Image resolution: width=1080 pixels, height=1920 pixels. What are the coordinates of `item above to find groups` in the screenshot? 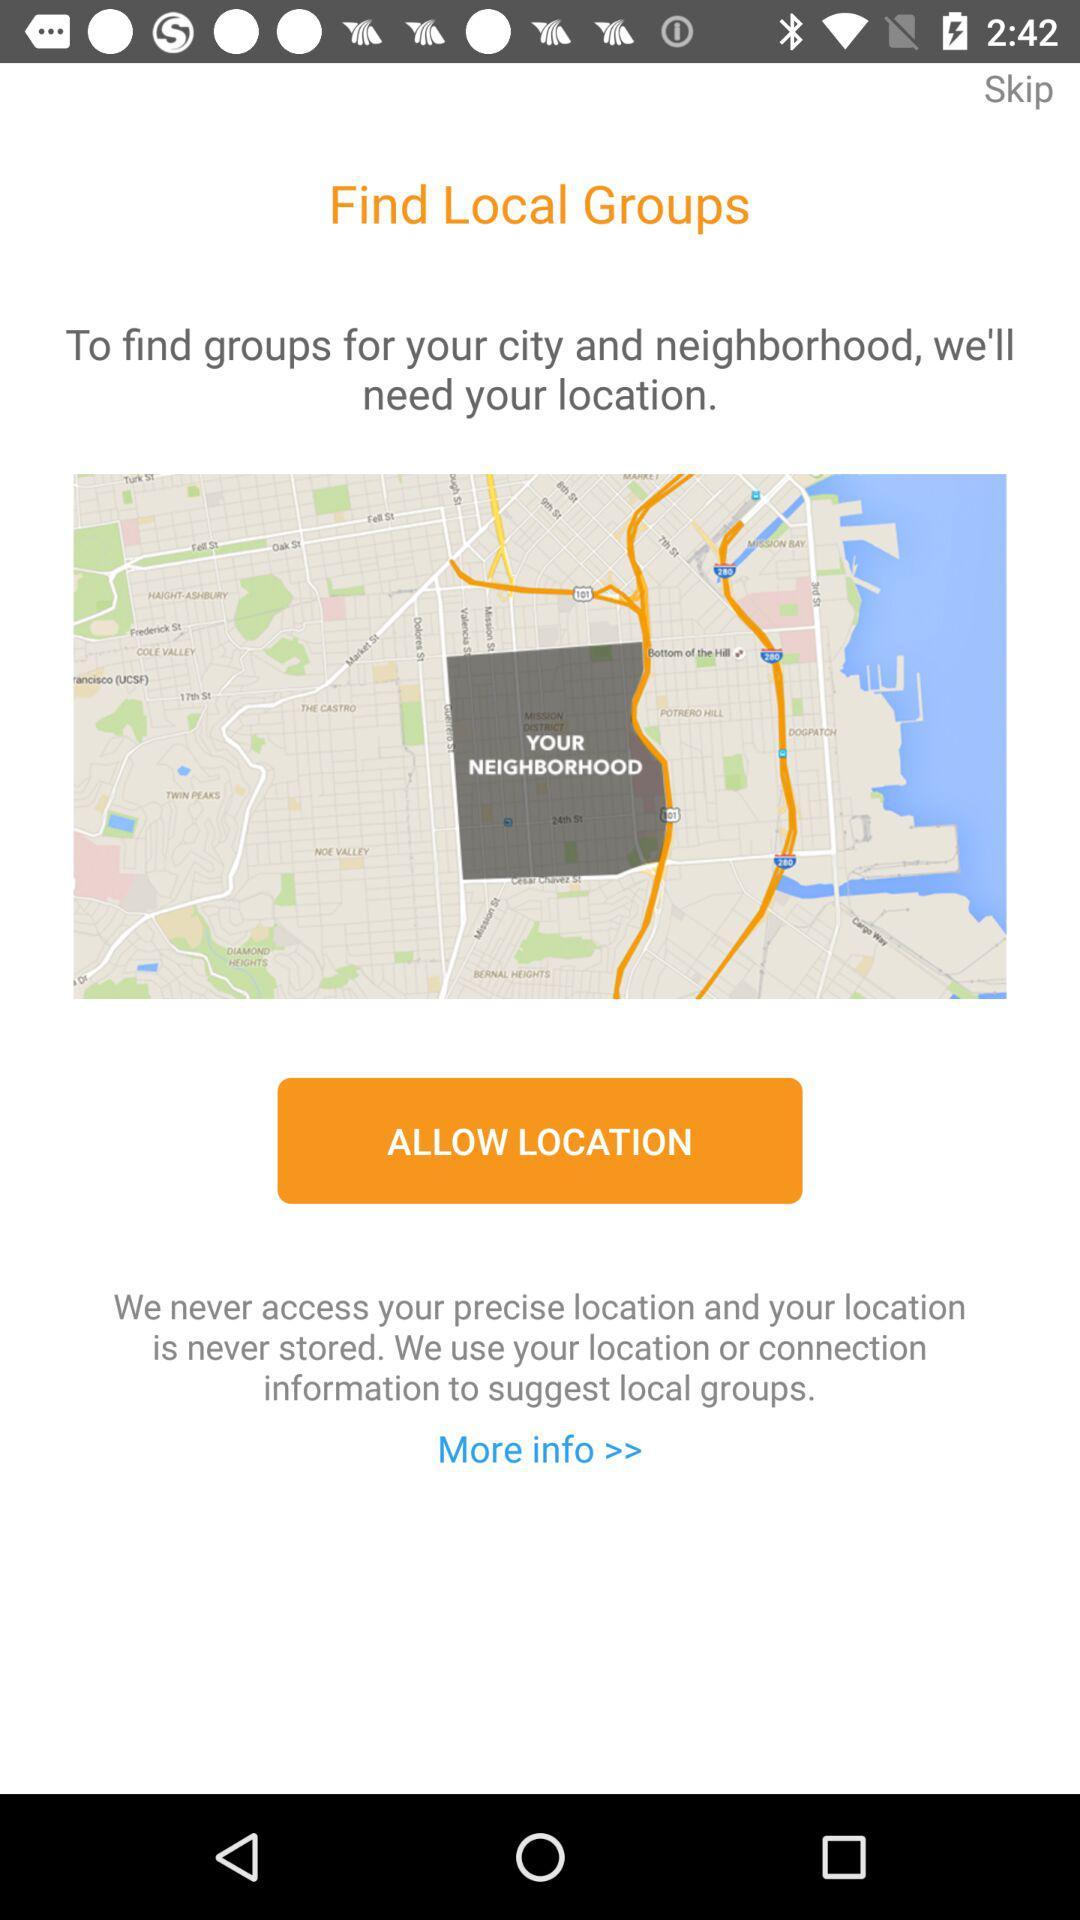 It's located at (1018, 101).